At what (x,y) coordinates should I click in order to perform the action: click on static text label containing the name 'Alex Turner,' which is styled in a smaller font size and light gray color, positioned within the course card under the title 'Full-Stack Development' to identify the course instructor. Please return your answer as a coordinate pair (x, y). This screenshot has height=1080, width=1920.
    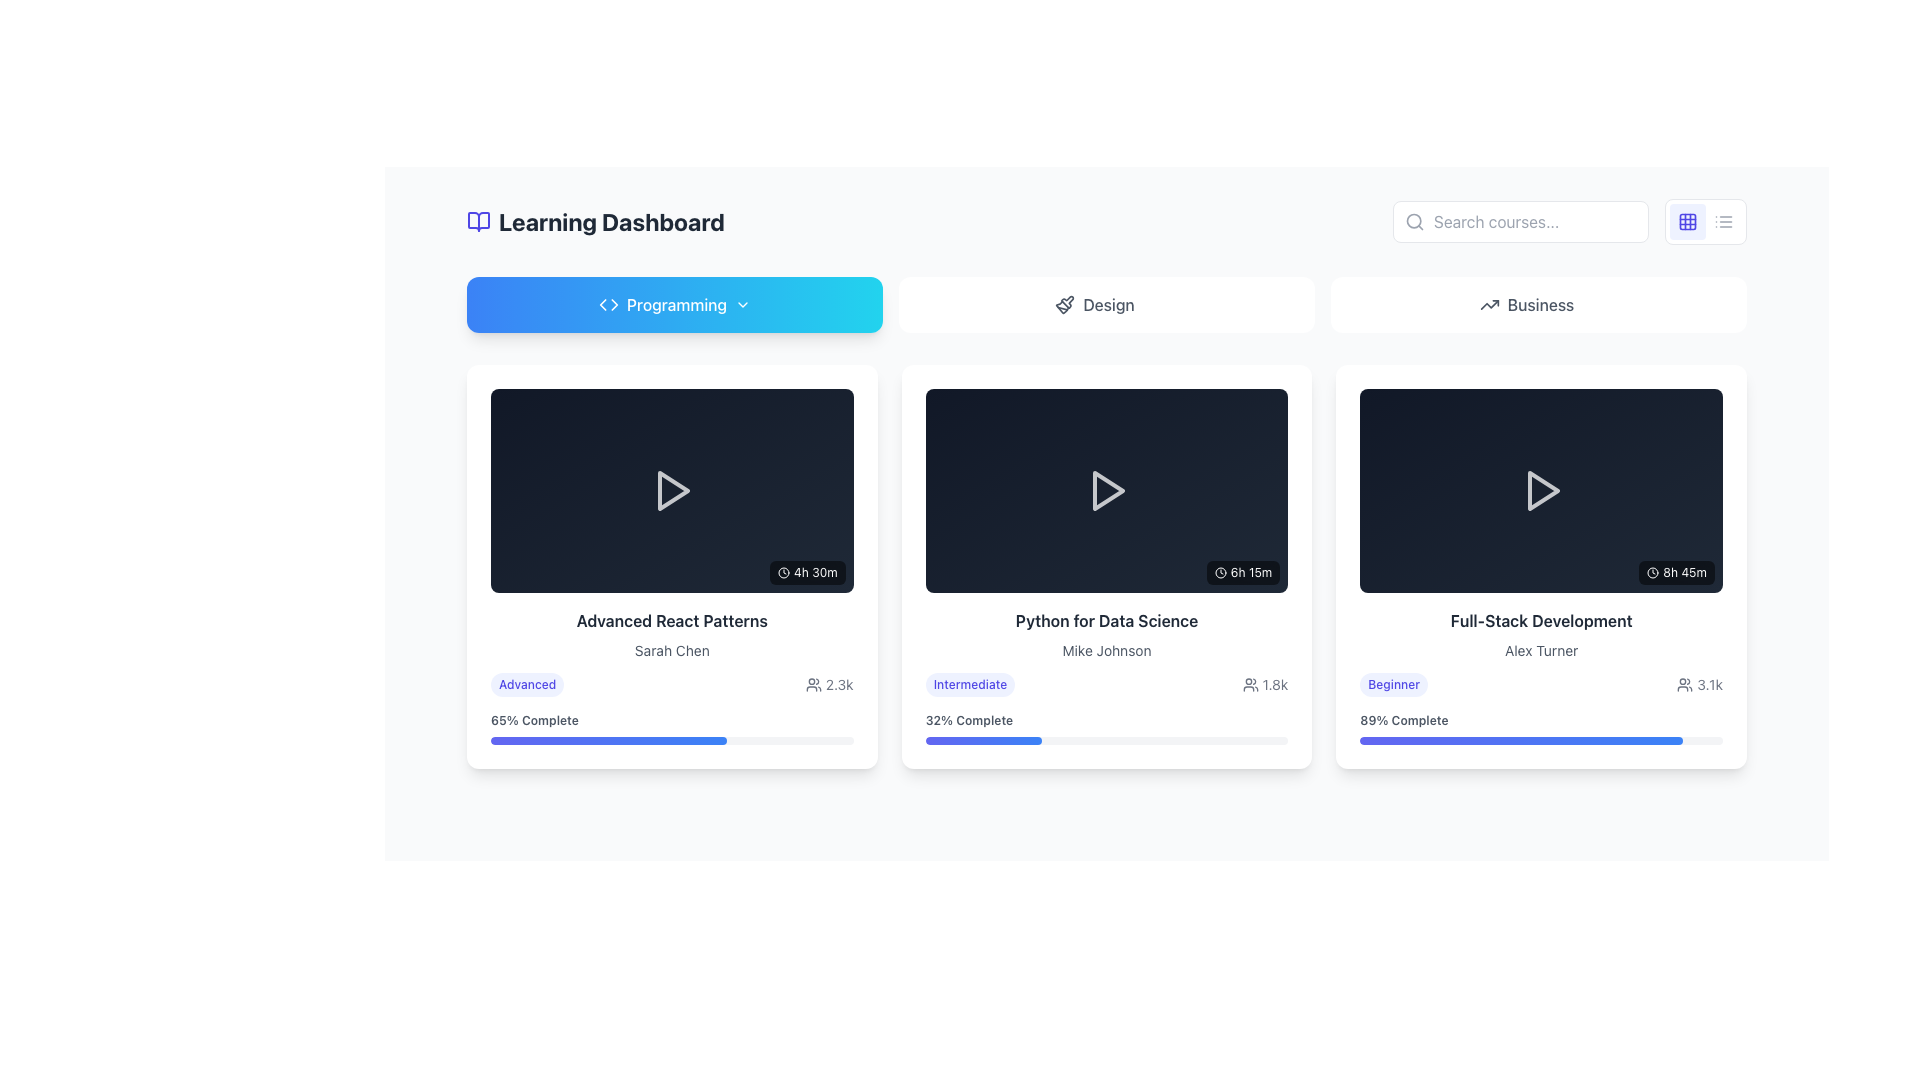
    Looking at the image, I should click on (1540, 651).